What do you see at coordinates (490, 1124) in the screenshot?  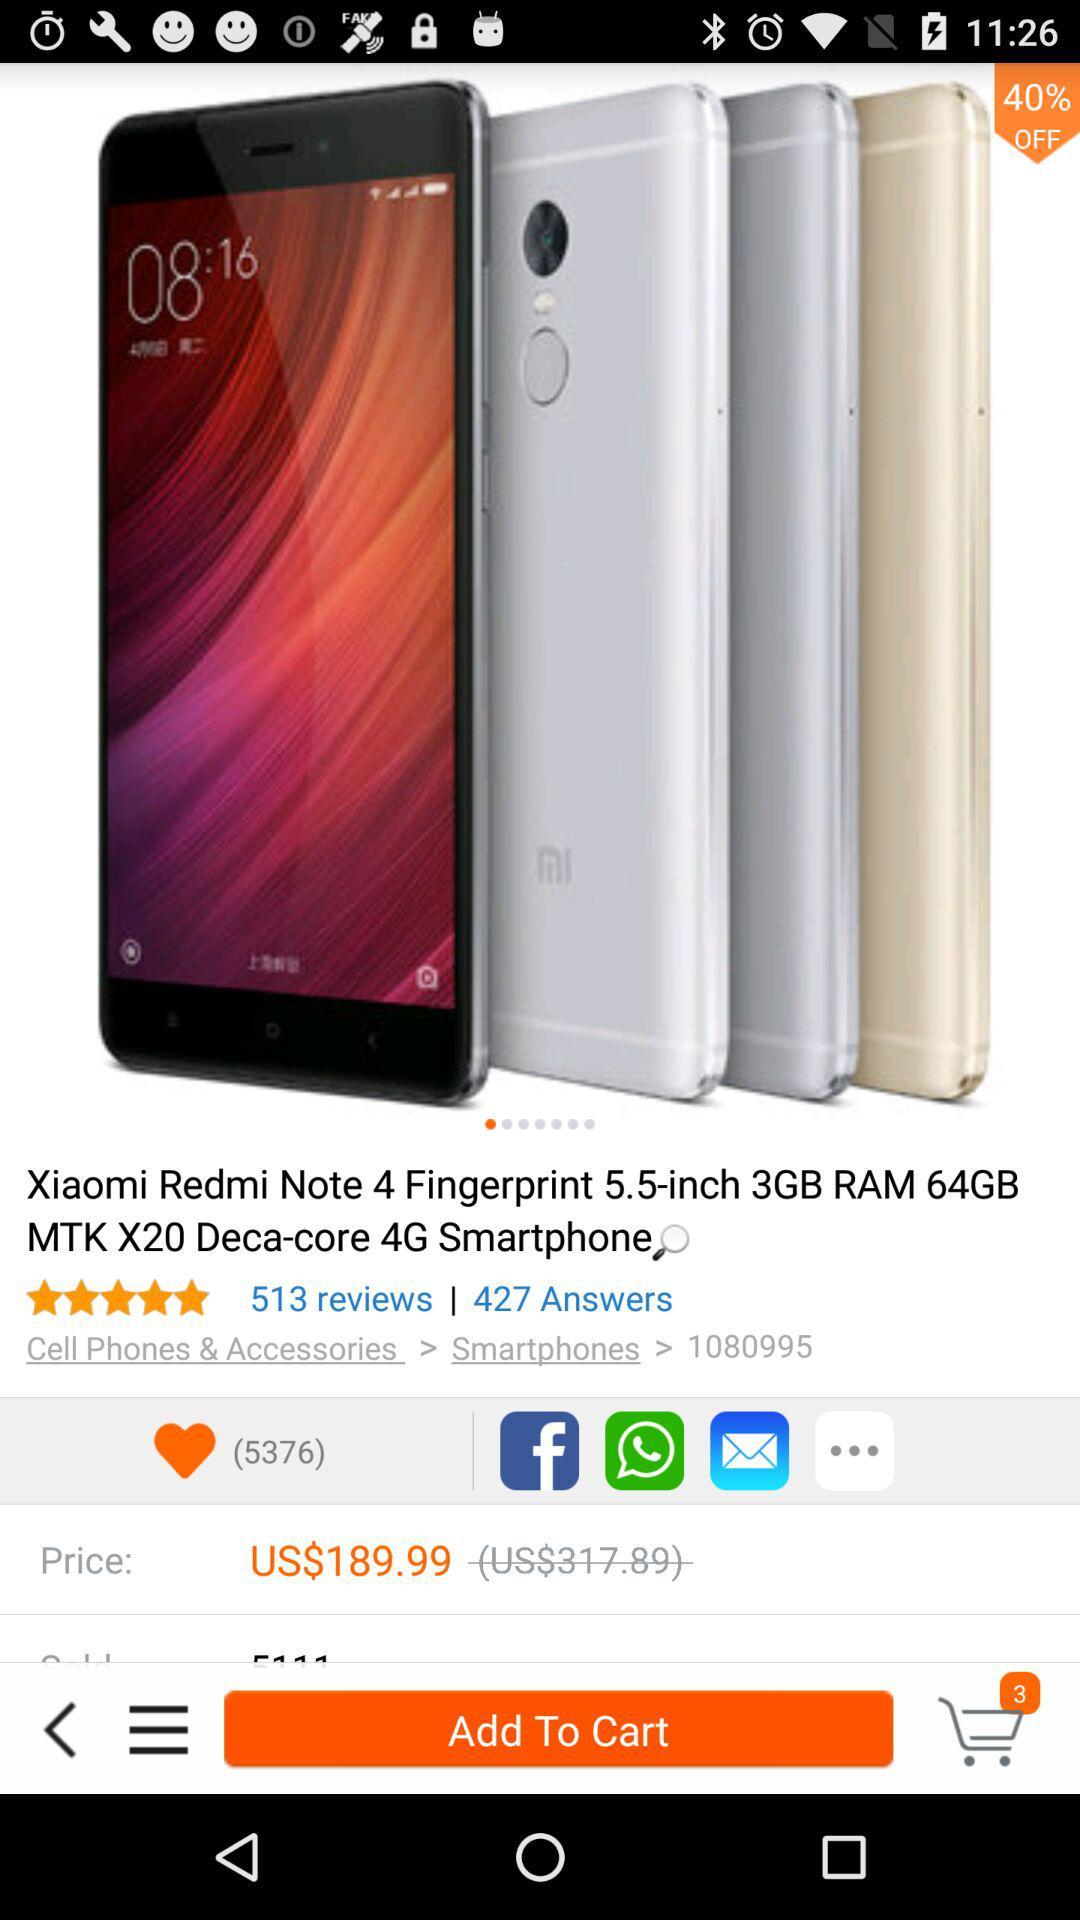 I see `the next photo` at bounding box center [490, 1124].